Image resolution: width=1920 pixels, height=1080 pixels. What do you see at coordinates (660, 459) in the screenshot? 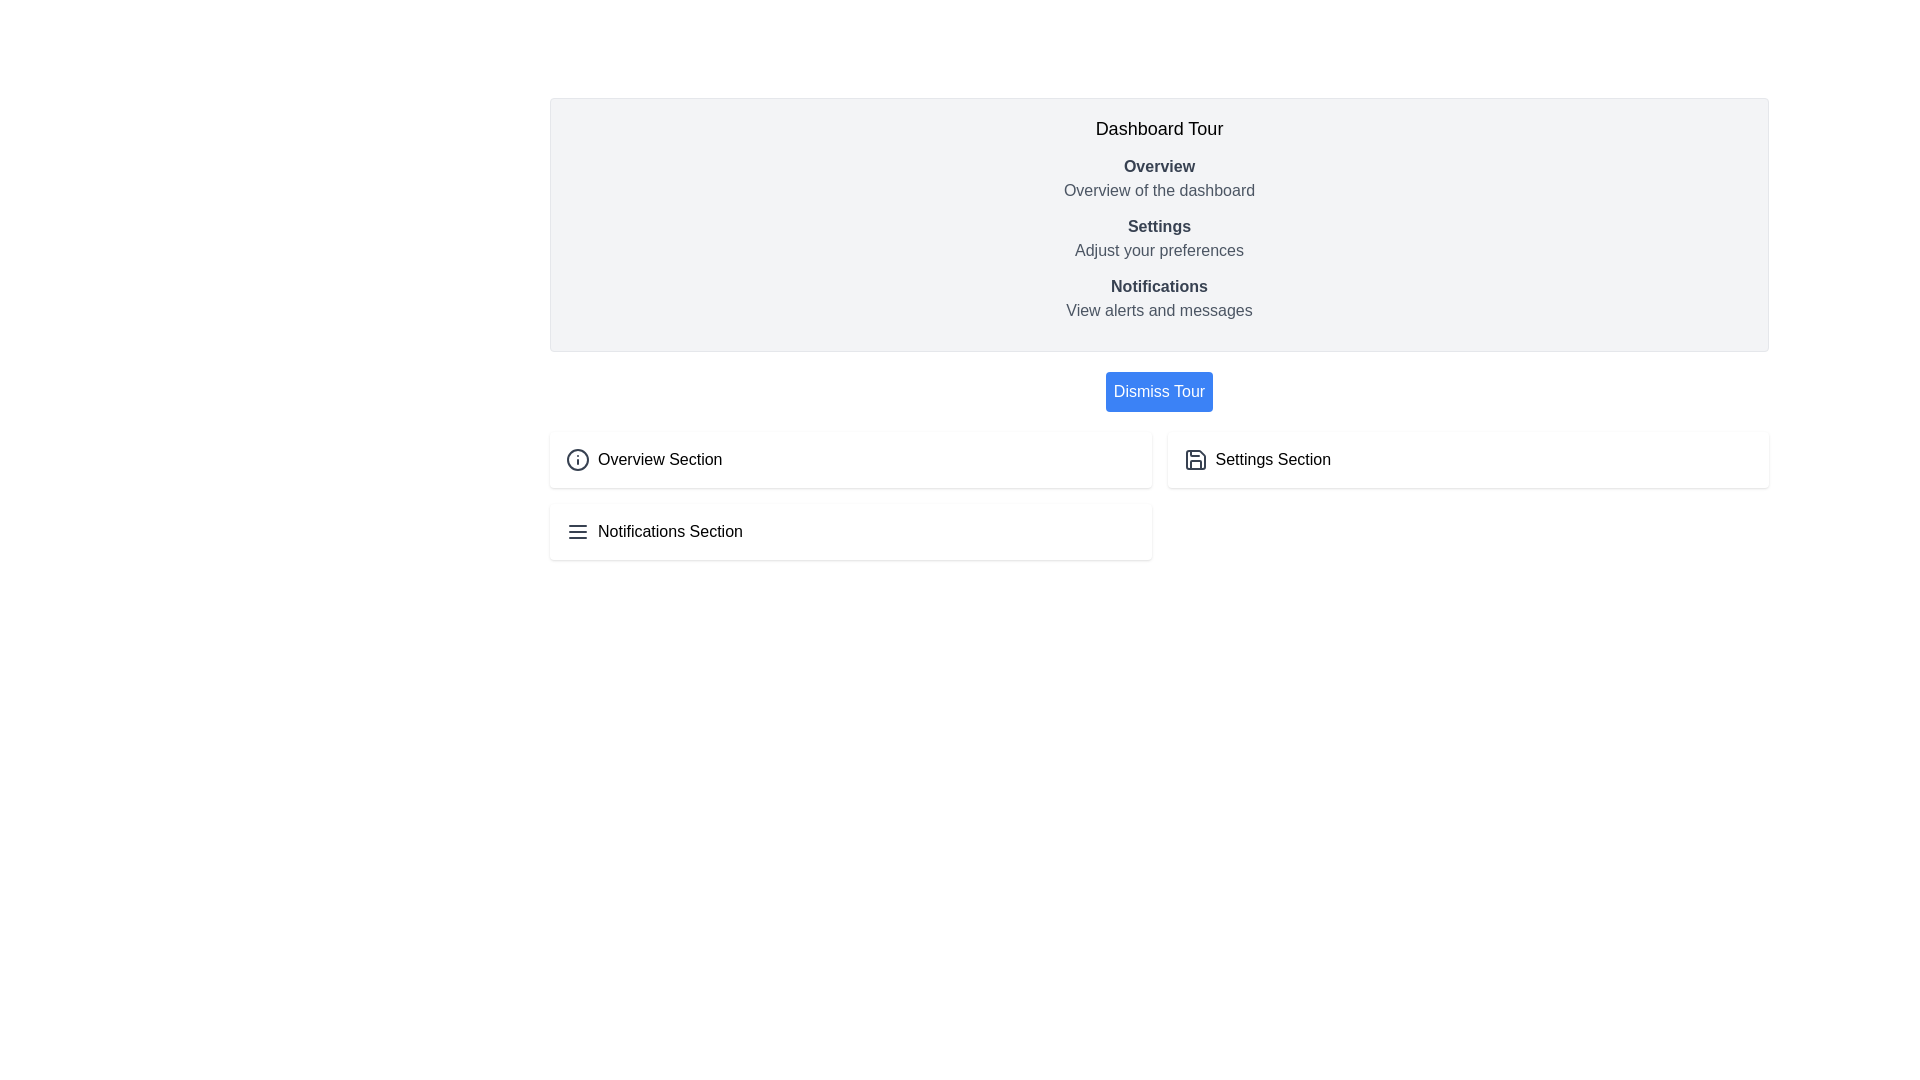
I see `the 'Overview Section' Text Label positioned to the right of the information icon in the upper-left part of the lower section of the interface` at bounding box center [660, 459].